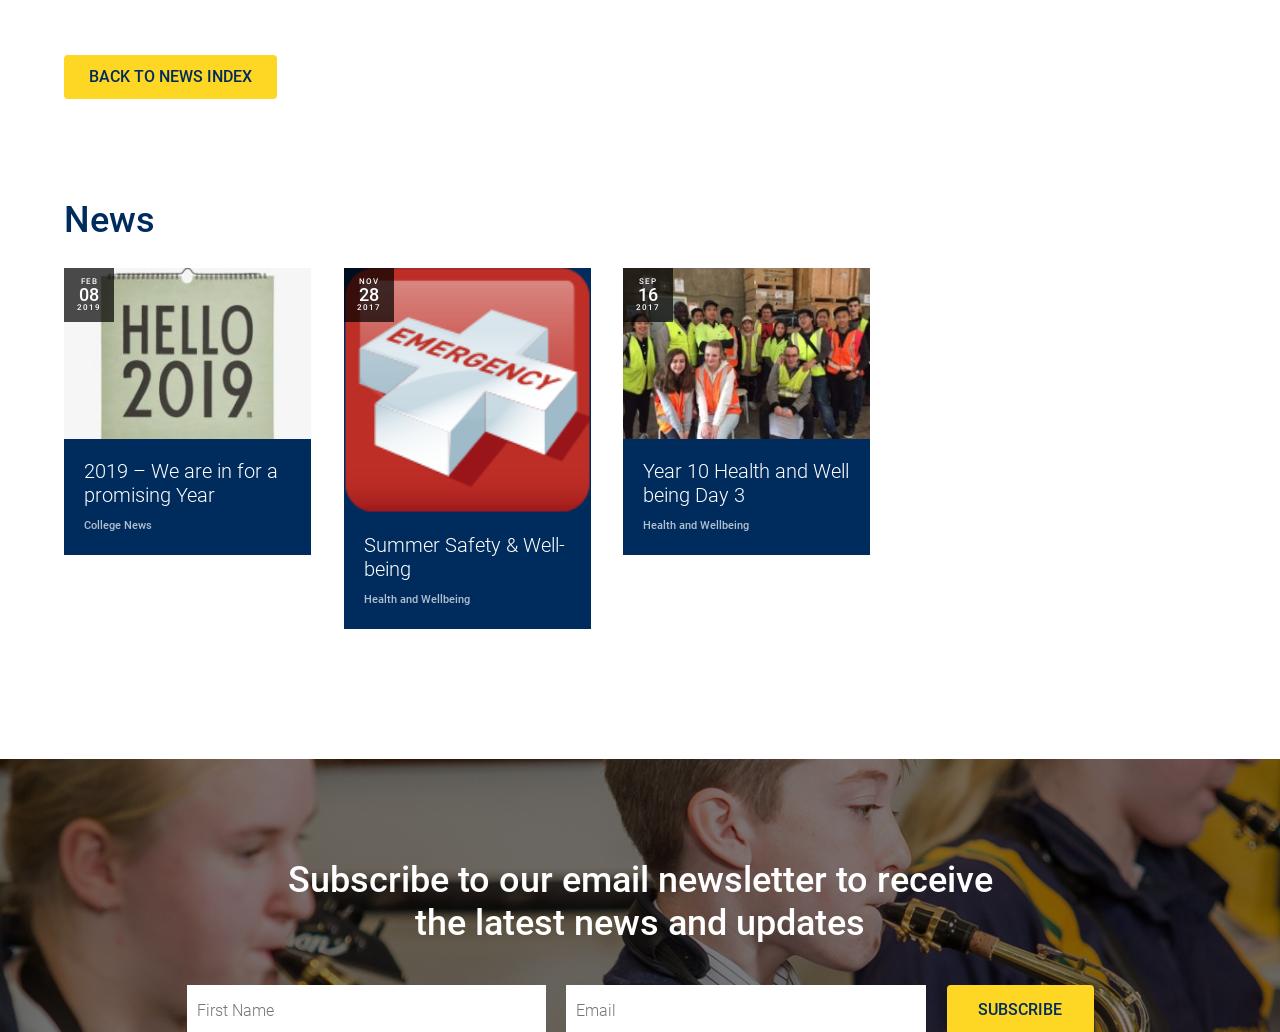 Image resolution: width=1280 pixels, height=1032 pixels. Describe the element at coordinates (64, 217) in the screenshot. I see `'News'` at that location.